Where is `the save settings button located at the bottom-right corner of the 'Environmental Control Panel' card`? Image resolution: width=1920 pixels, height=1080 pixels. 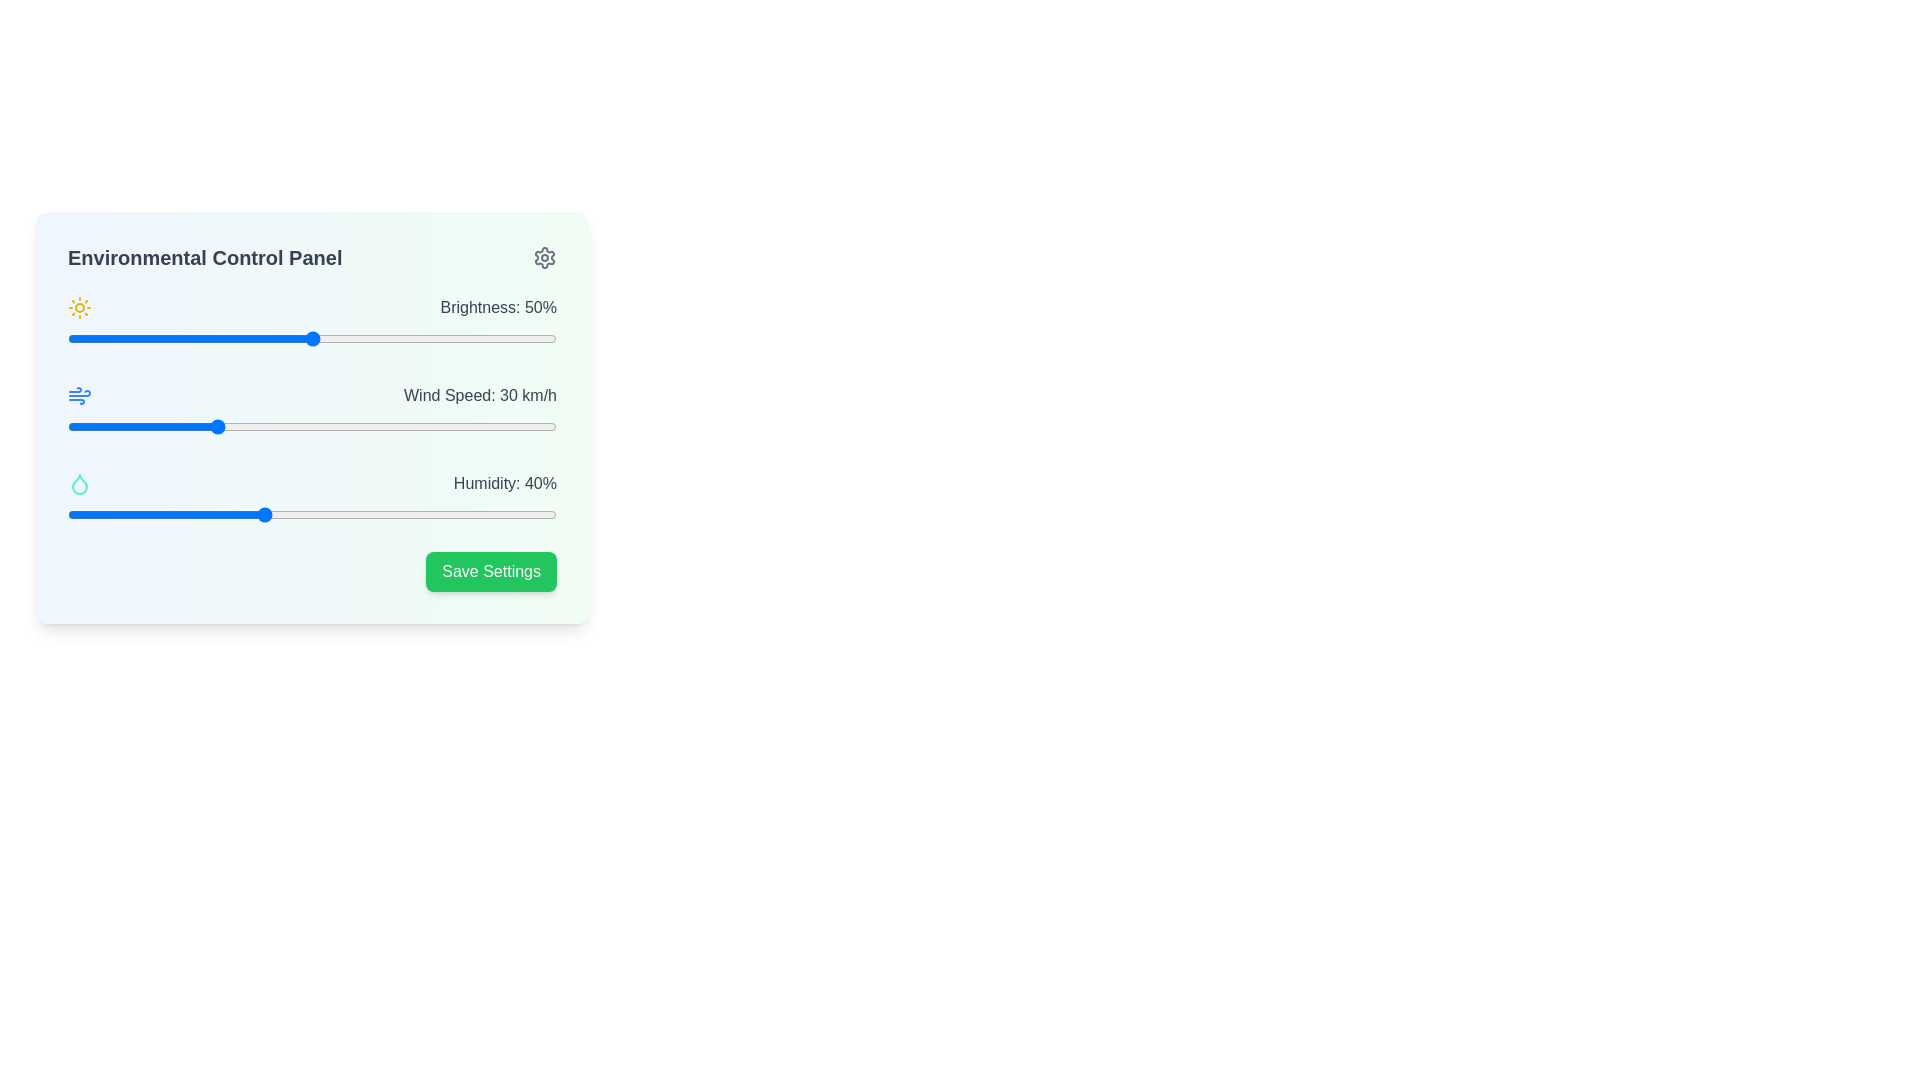 the save settings button located at the bottom-right corner of the 'Environmental Control Panel' card is located at coordinates (491, 571).